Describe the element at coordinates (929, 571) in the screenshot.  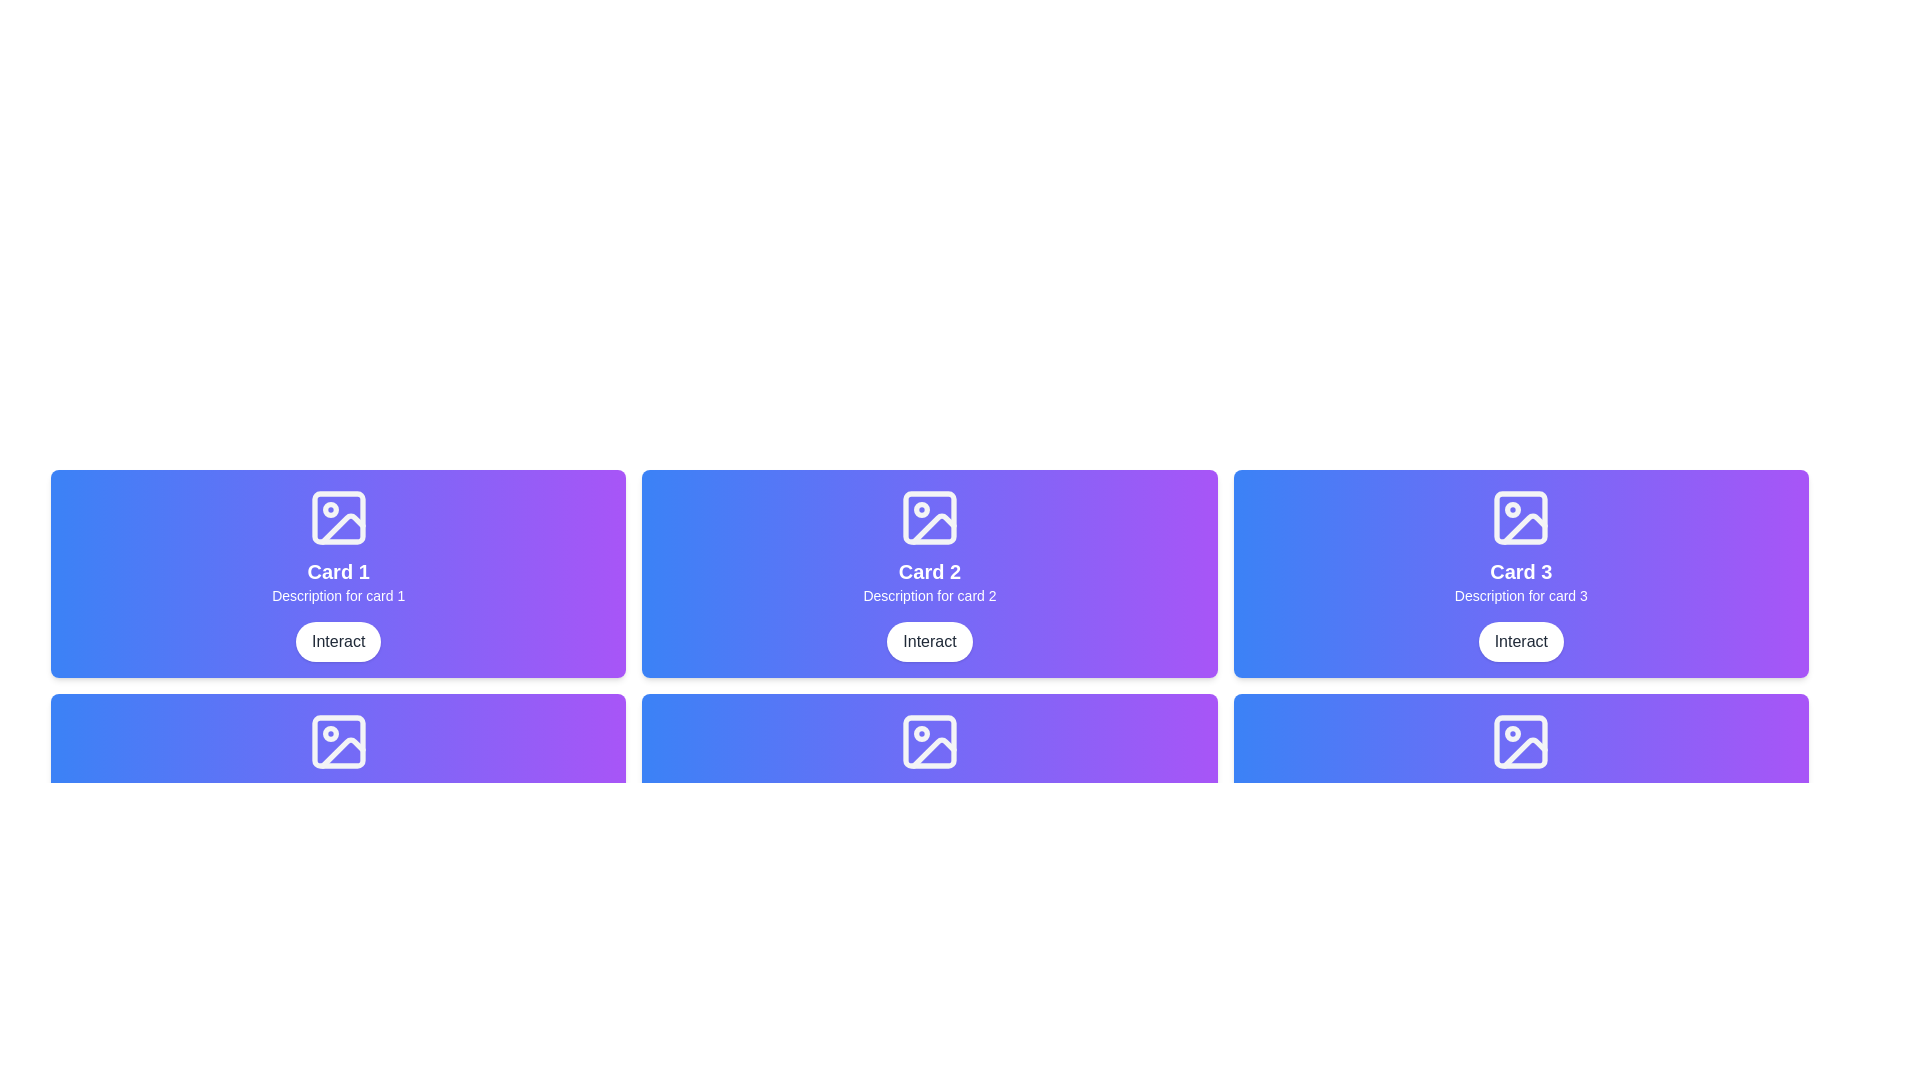
I see `the title text element located in the middle card above the description text 'Description for card 2'` at that location.